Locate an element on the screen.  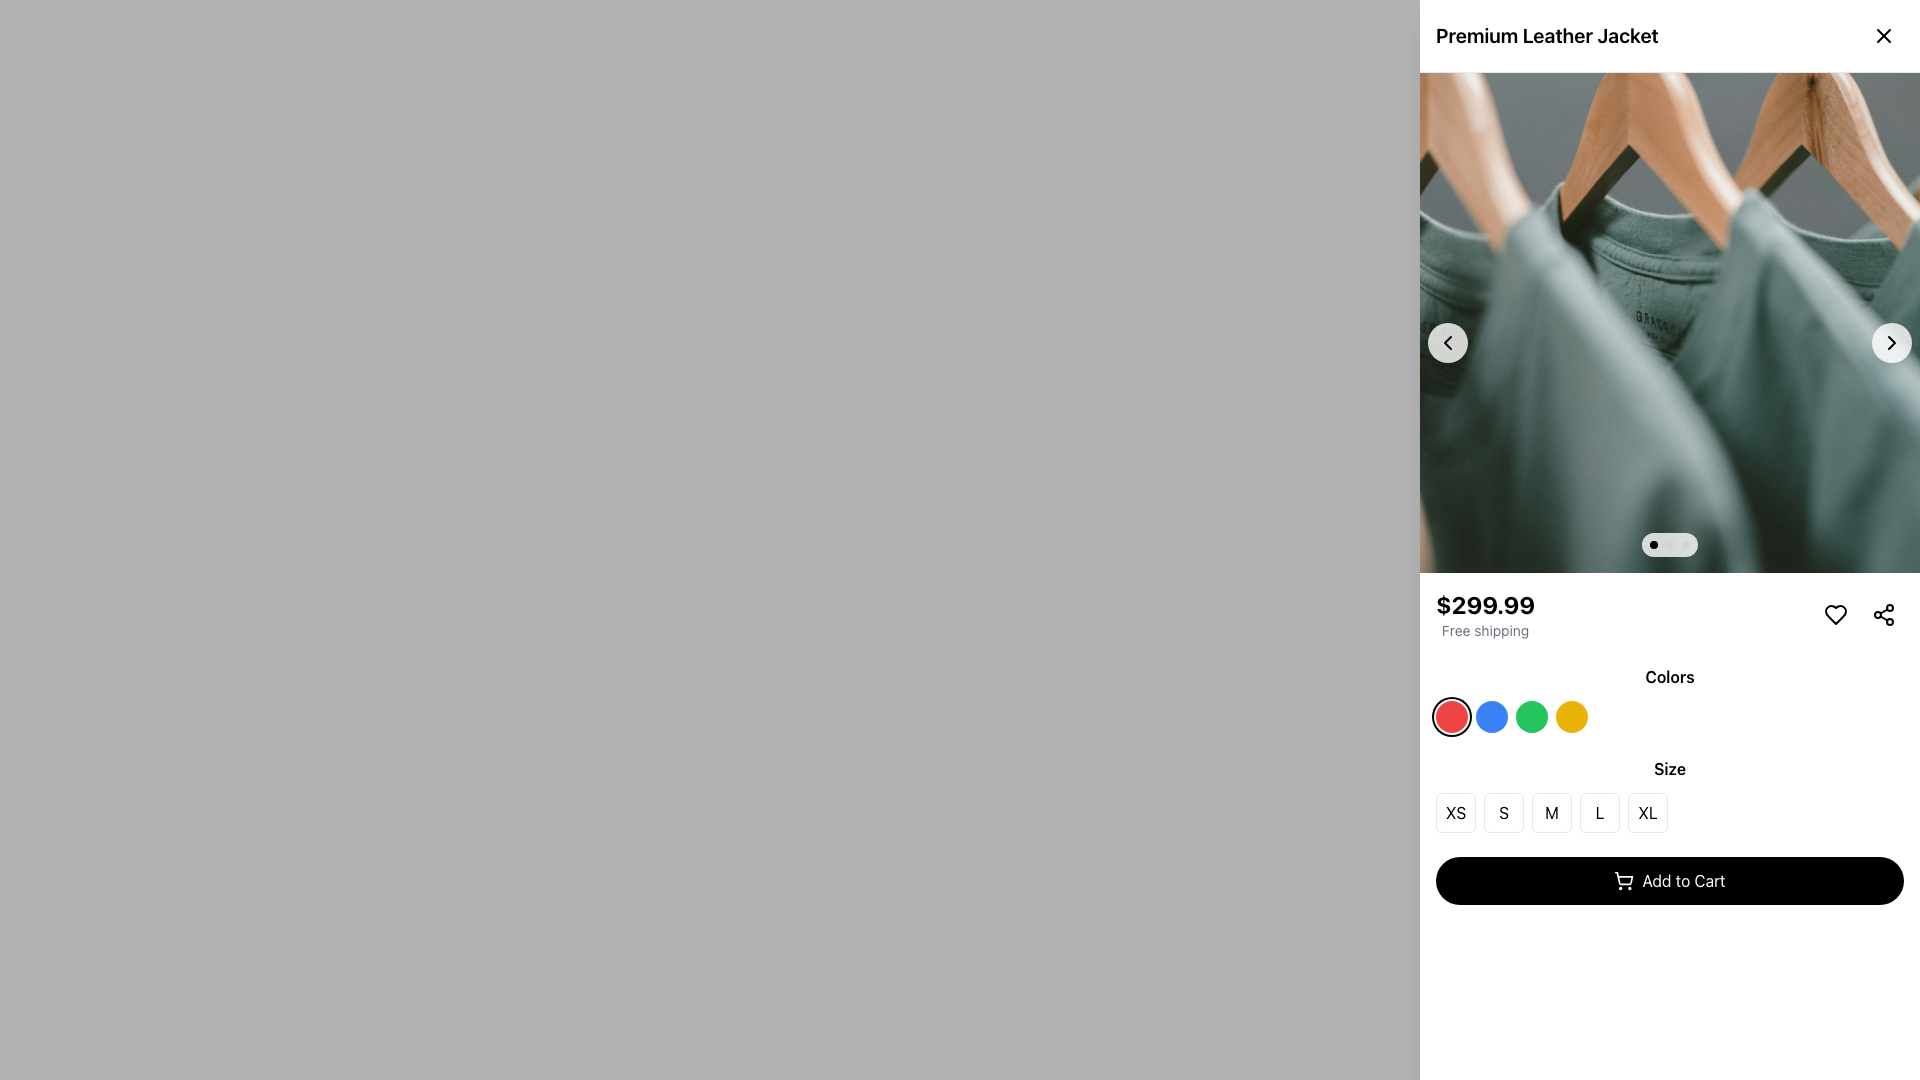
the button located at the top-right corner of the product description area is located at coordinates (1836, 613).